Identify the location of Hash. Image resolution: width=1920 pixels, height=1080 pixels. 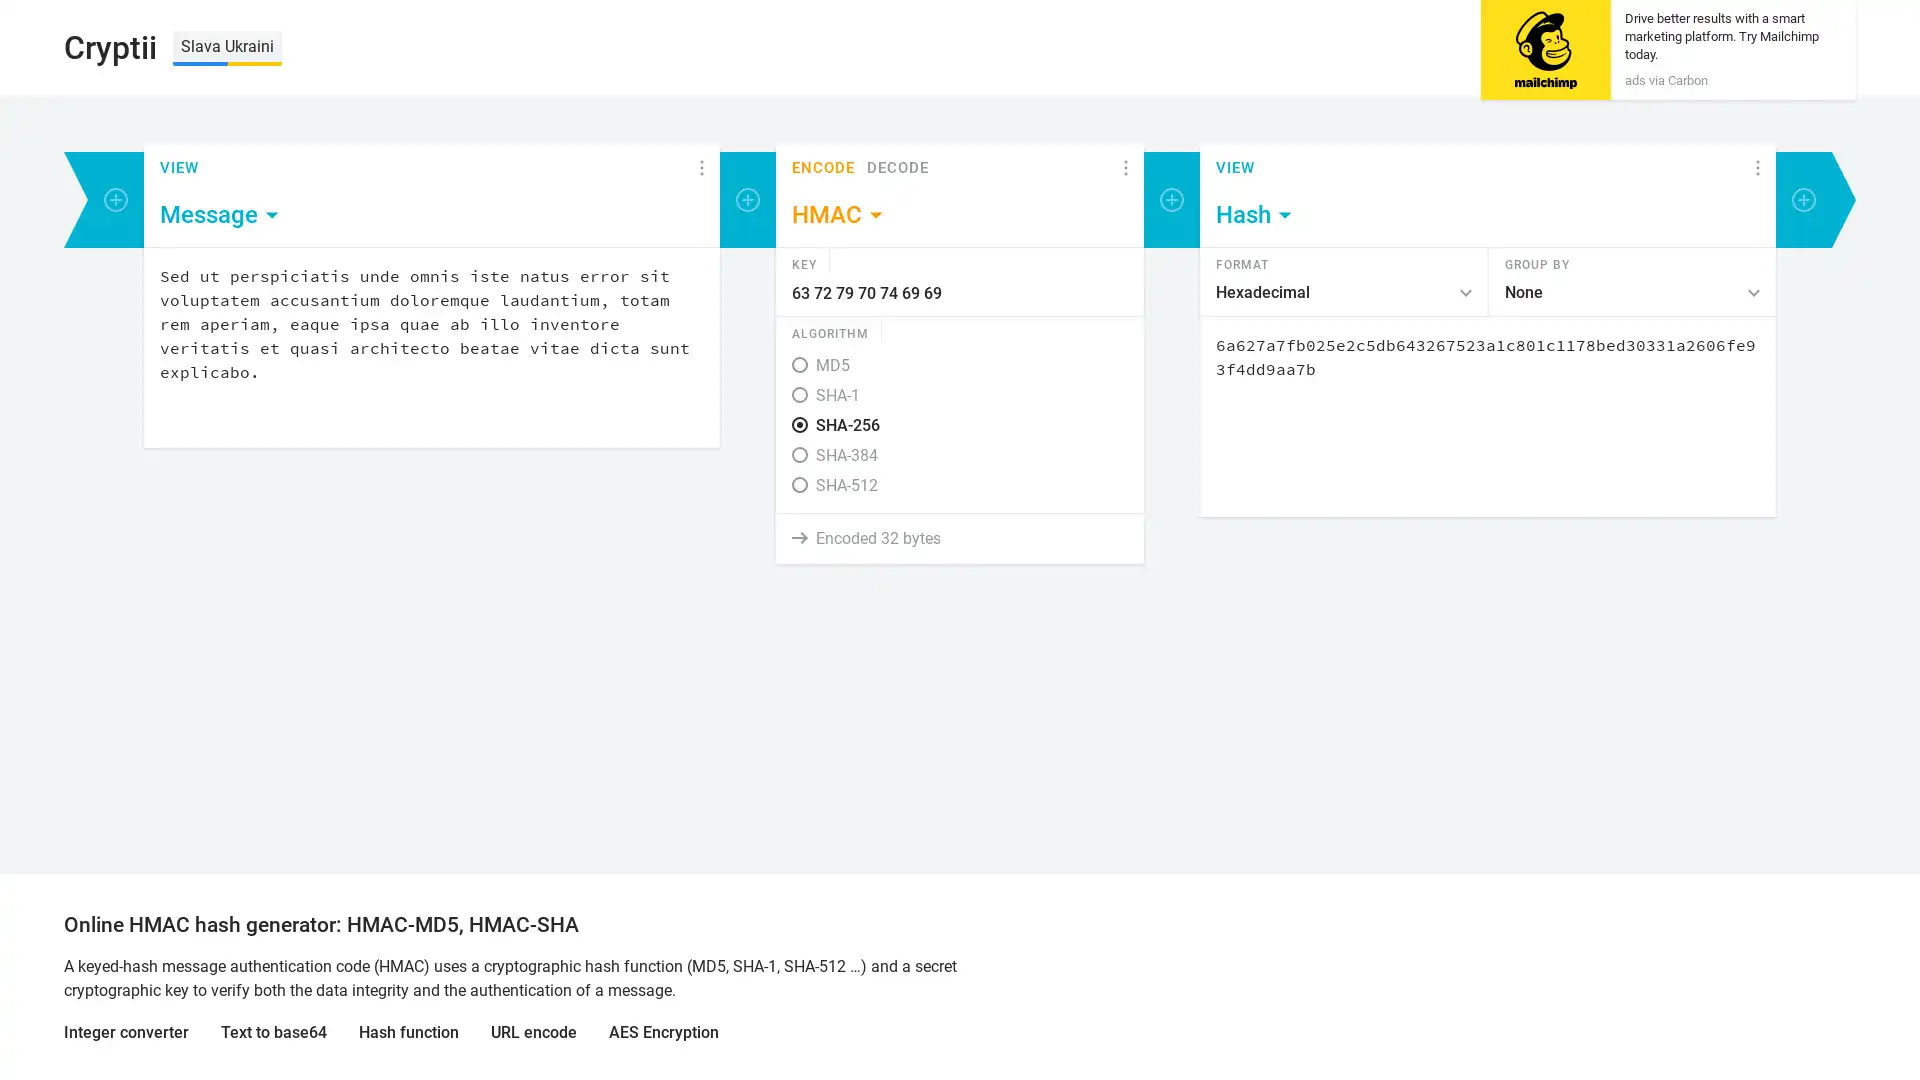
(1254, 215).